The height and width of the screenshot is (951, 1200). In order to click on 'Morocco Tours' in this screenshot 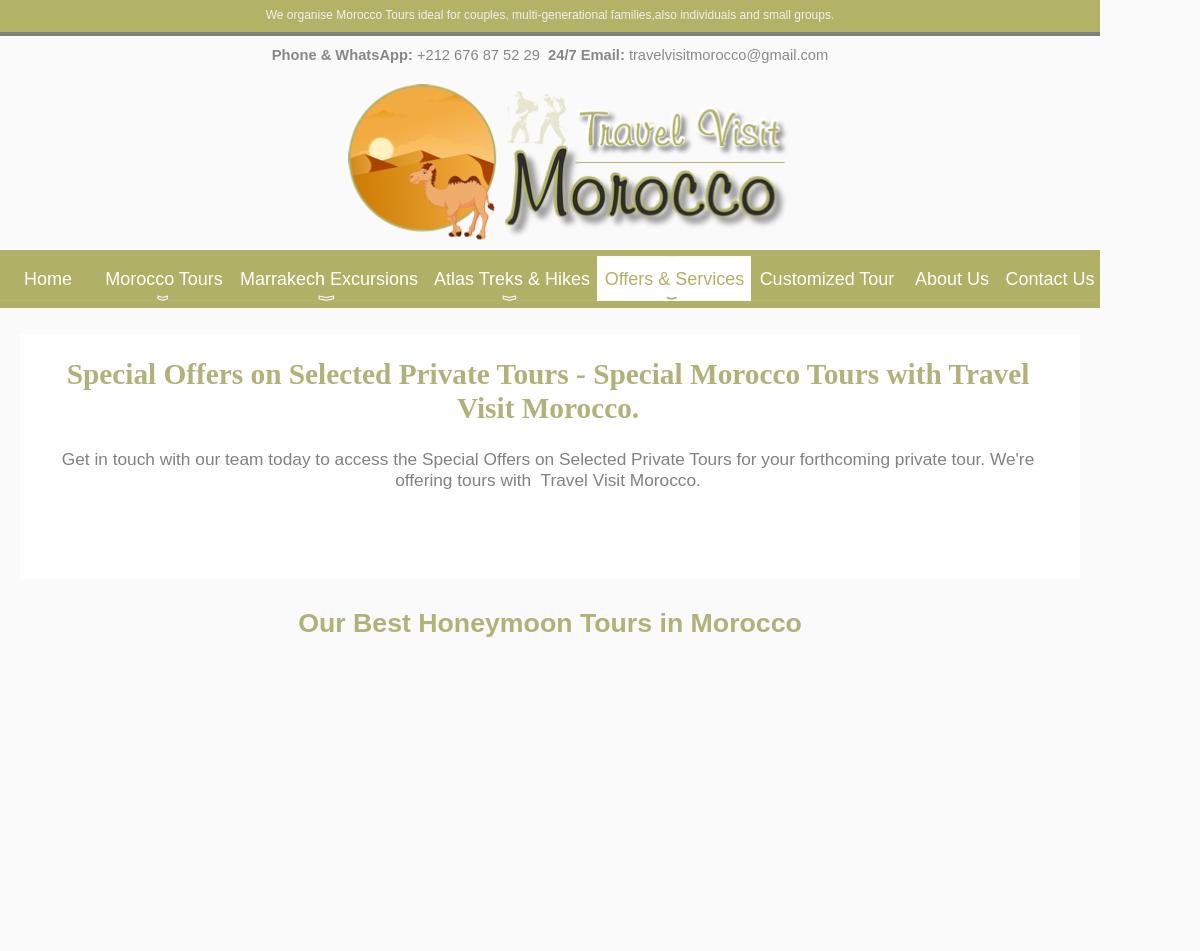, I will do `click(105, 279)`.